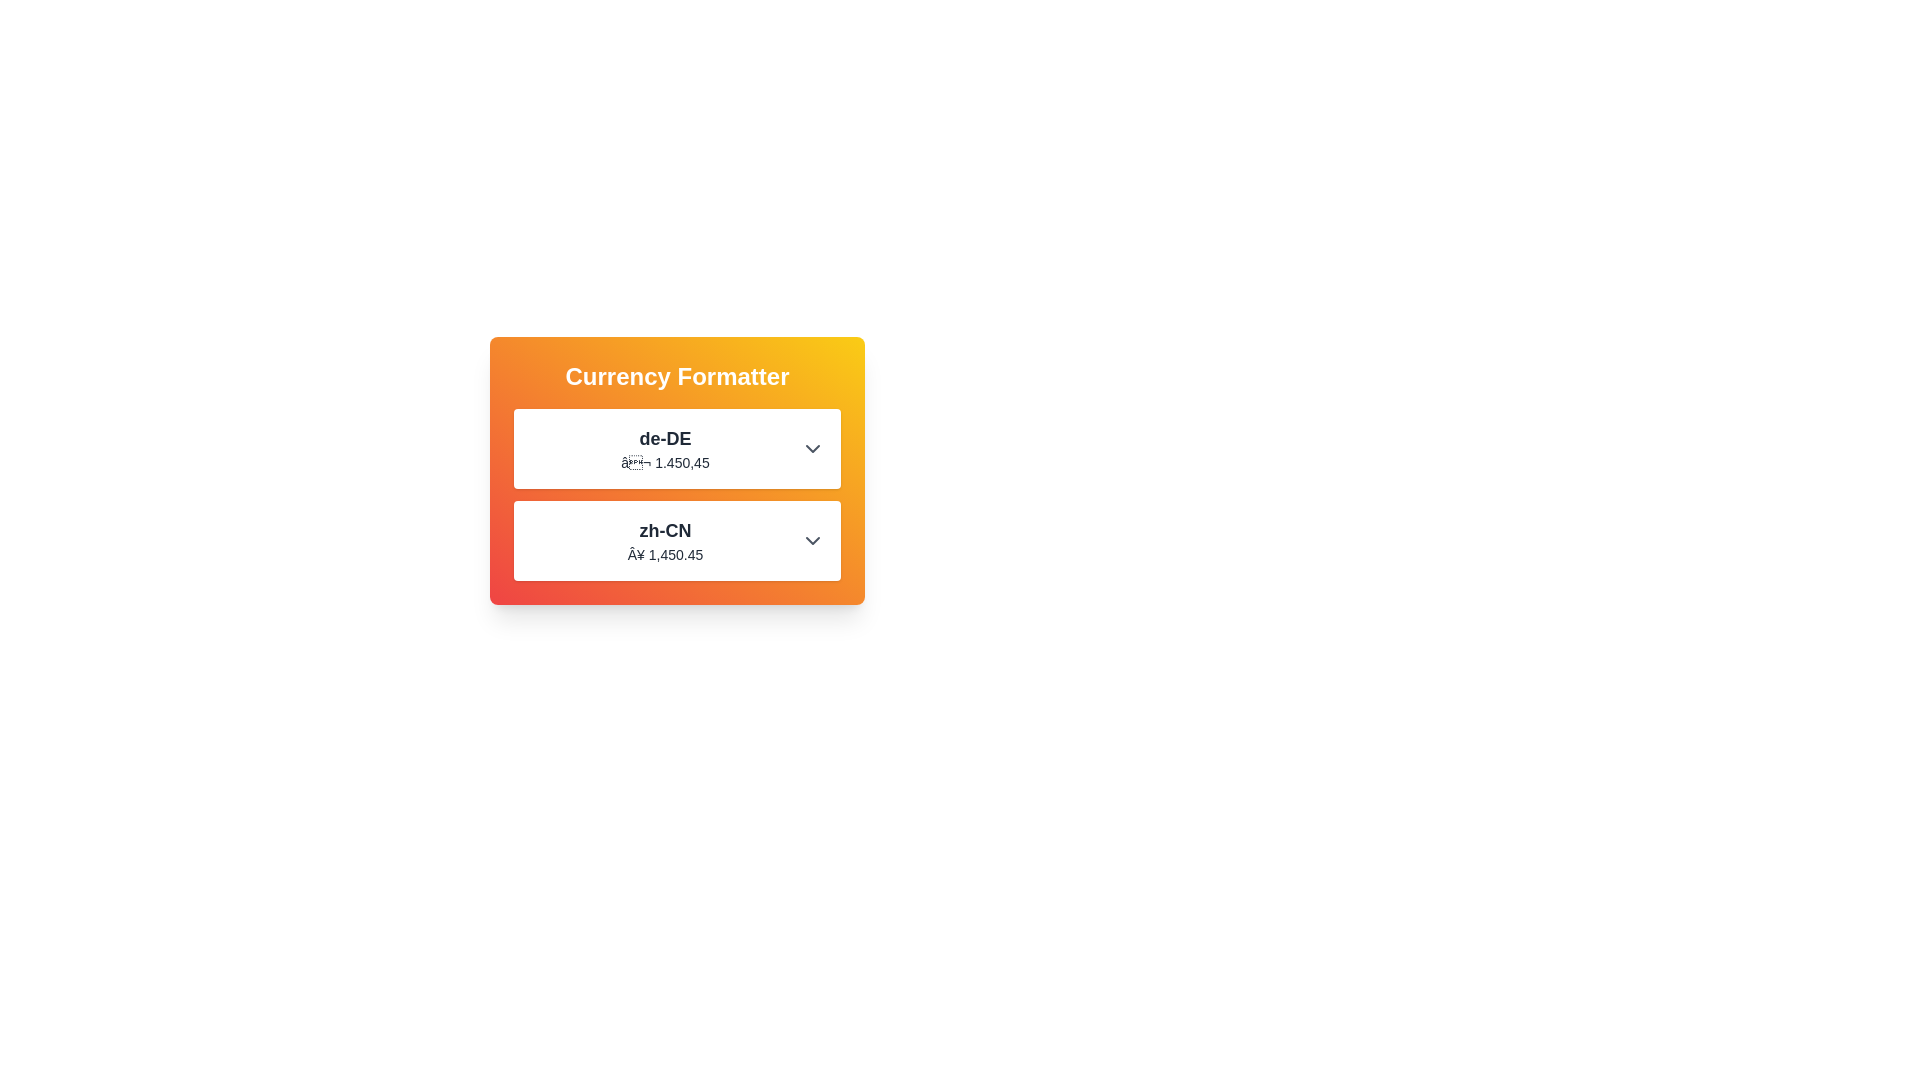  I want to click on the static text label displaying 'de-DE' in bold, which is positioned at the top of the currency formatter component, so click(665, 438).